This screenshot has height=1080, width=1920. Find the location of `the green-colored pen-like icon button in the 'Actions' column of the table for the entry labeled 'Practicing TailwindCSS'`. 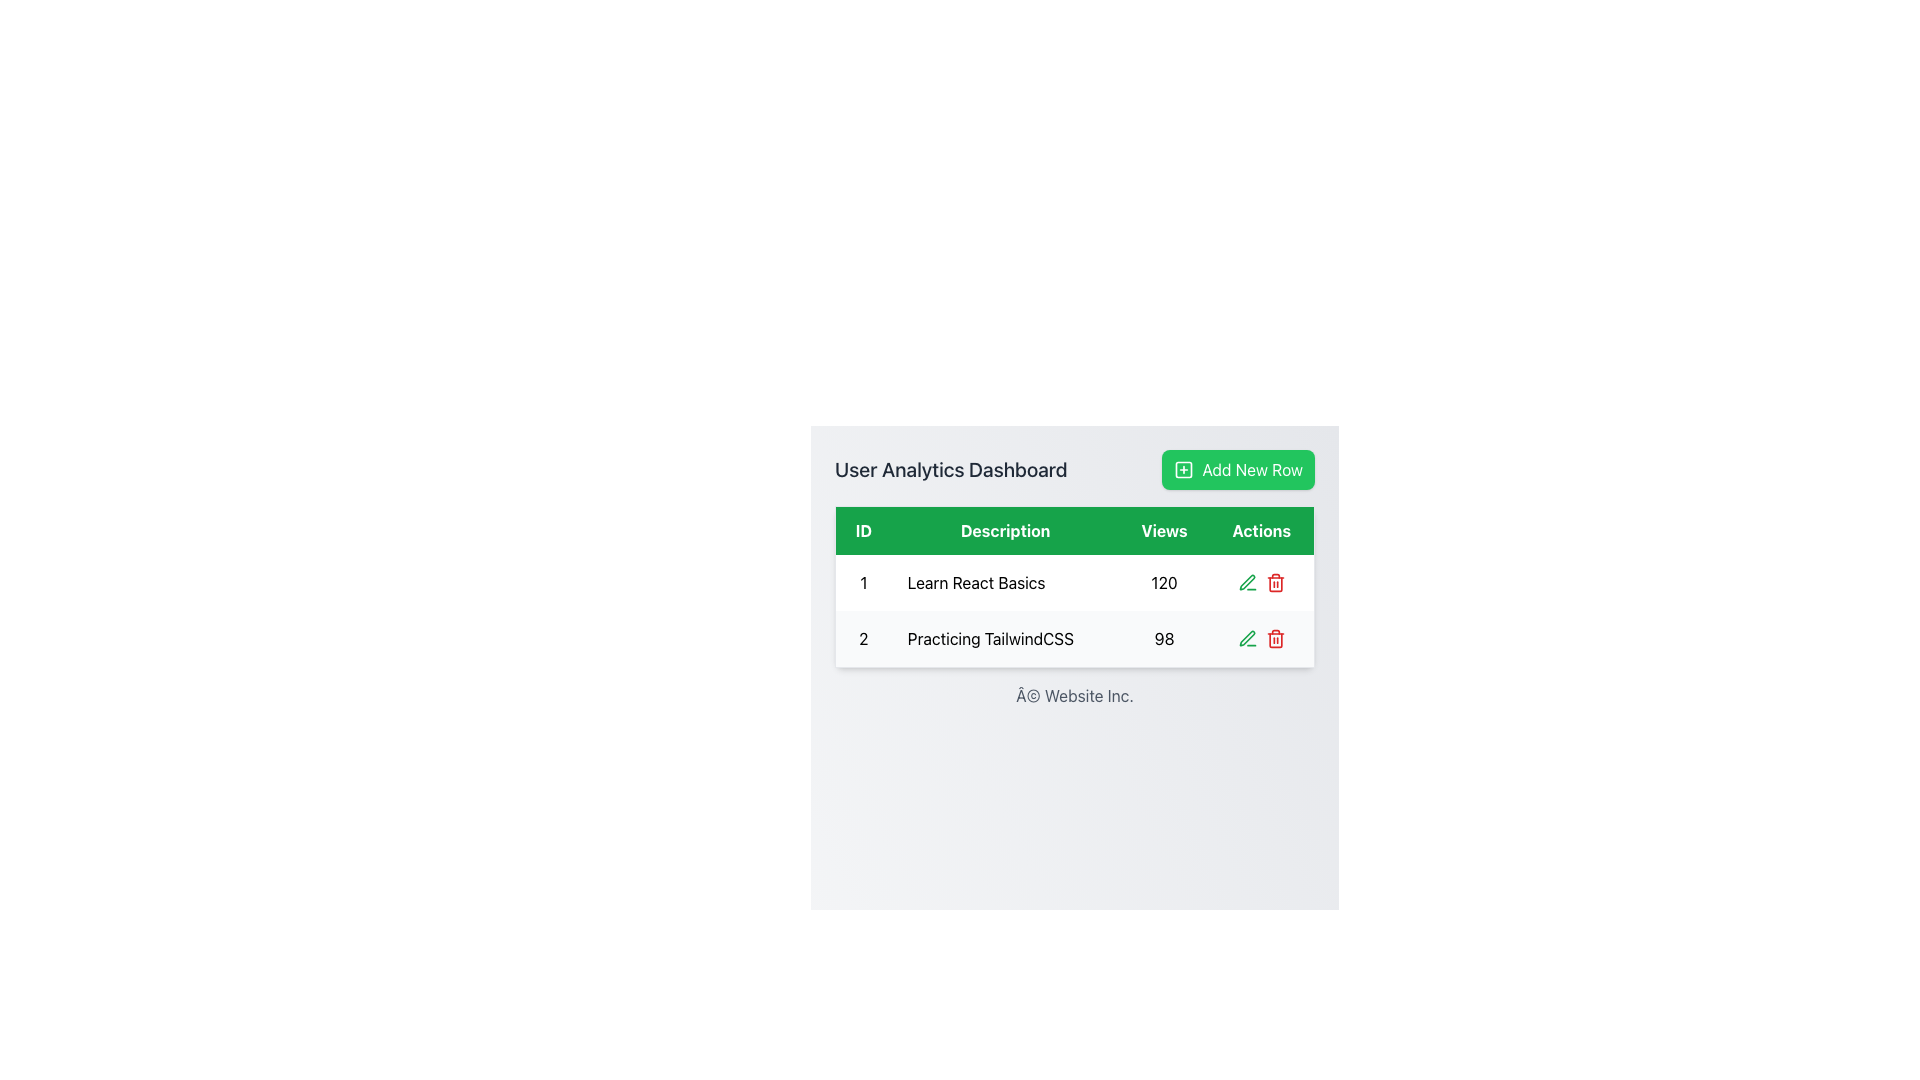

the green-colored pen-like icon button in the 'Actions' column of the table for the entry labeled 'Practicing TailwindCSS' is located at coordinates (1246, 582).